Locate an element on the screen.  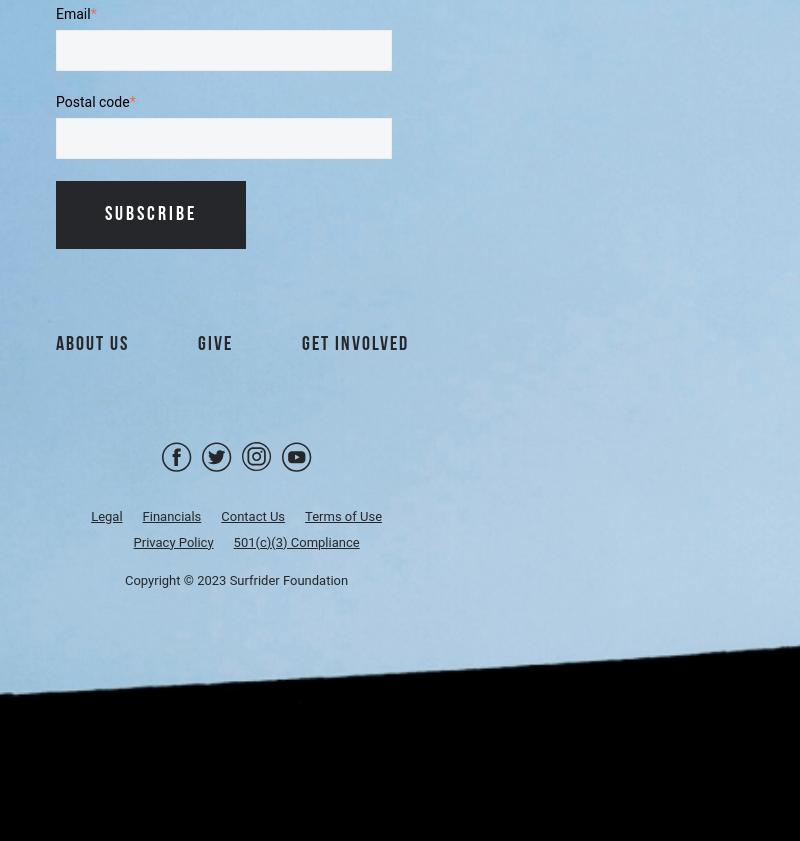
'Postal code' is located at coordinates (92, 100).